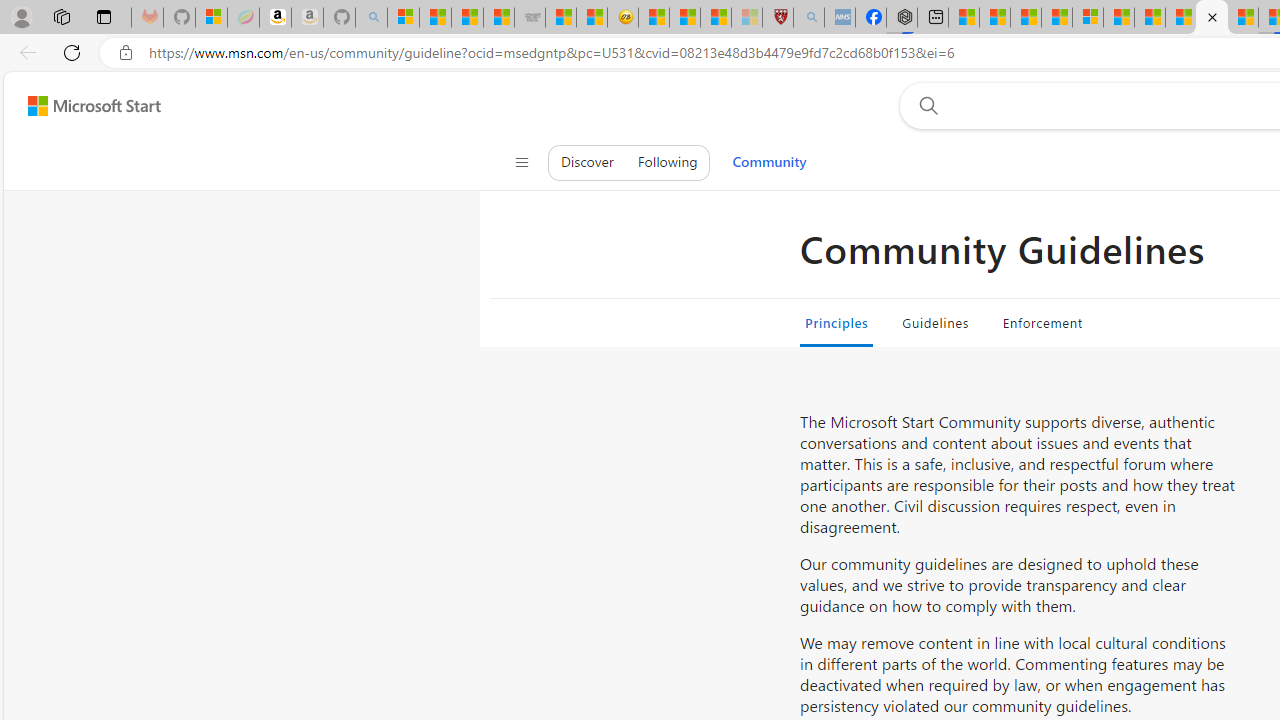 The image size is (1280, 720). Describe the element at coordinates (24, 51) in the screenshot. I see `'Back'` at that location.